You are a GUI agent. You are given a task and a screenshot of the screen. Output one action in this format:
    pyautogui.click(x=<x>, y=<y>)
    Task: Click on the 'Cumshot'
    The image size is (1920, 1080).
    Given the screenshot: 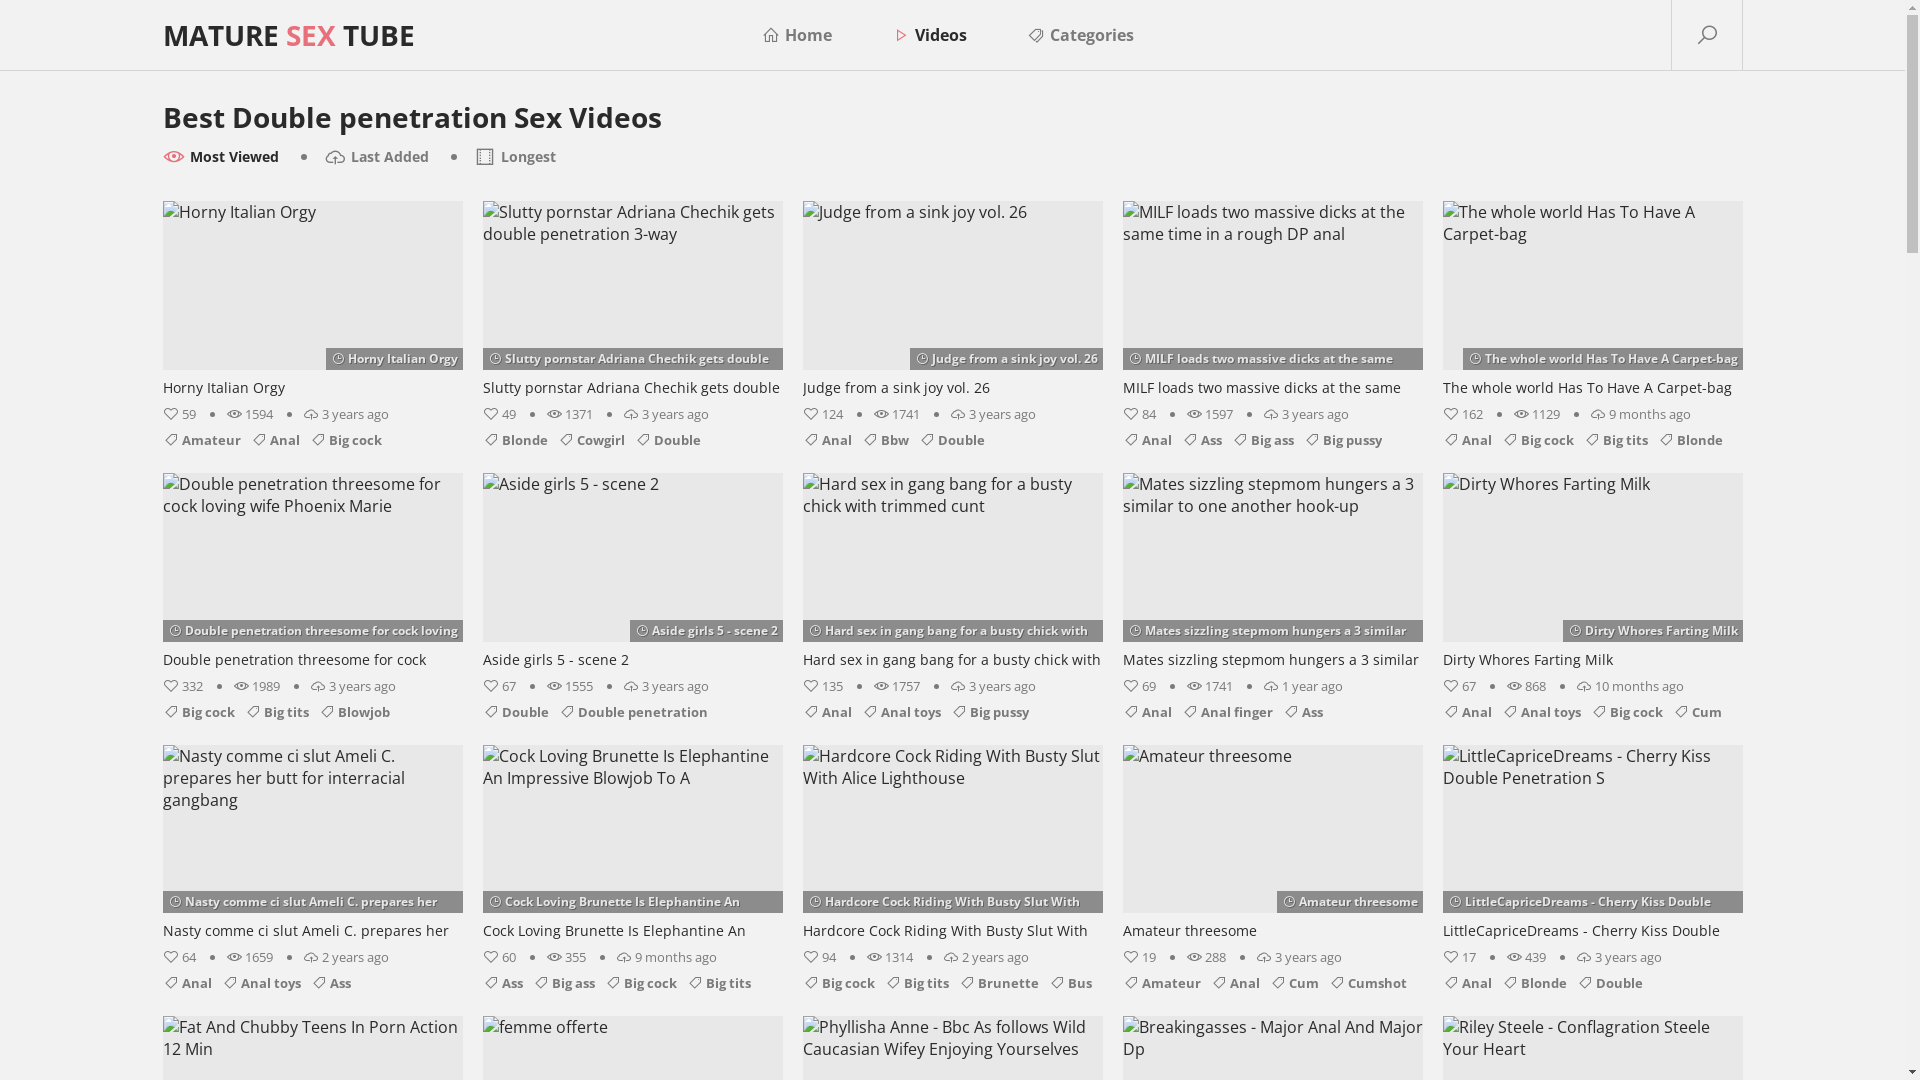 What is the action you would take?
    pyautogui.click(x=1328, y=982)
    